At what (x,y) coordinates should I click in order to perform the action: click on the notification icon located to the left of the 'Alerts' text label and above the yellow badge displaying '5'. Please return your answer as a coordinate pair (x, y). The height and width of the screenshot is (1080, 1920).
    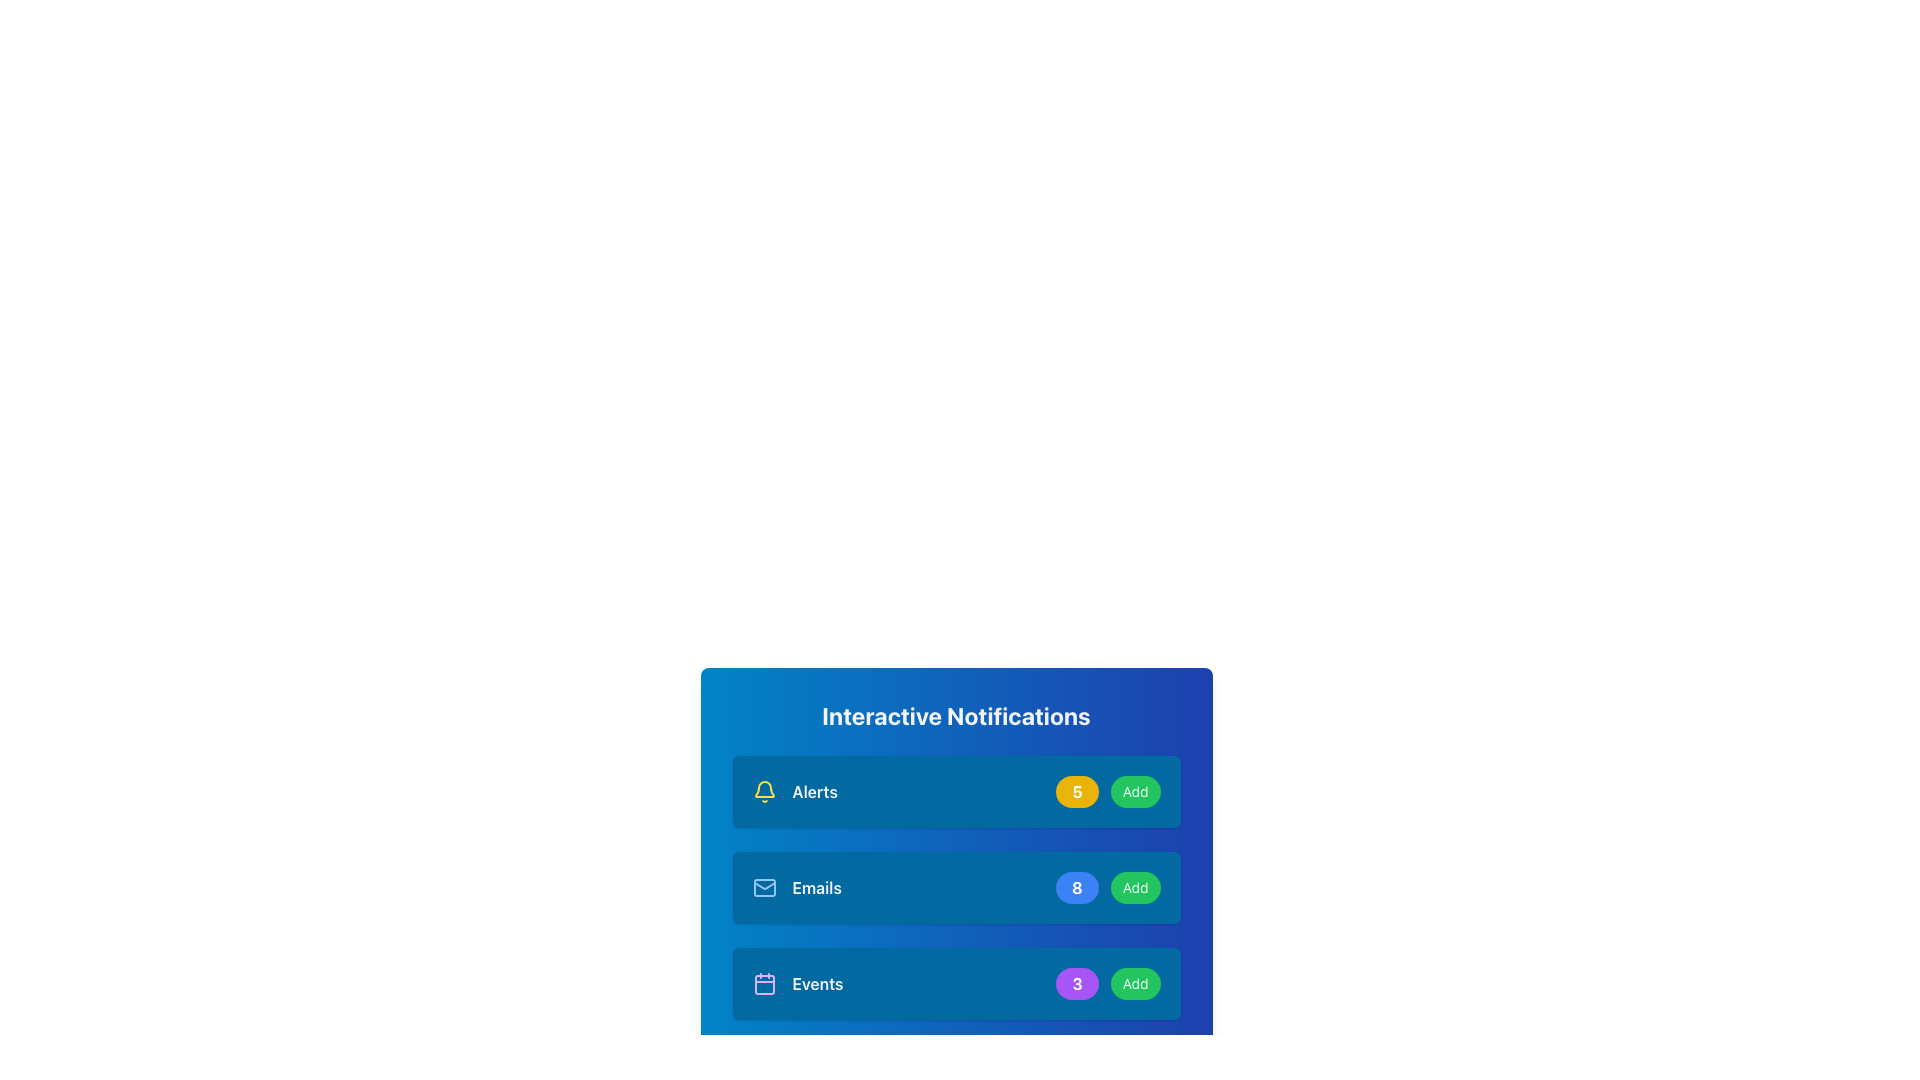
    Looking at the image, I should click on (763, 788).